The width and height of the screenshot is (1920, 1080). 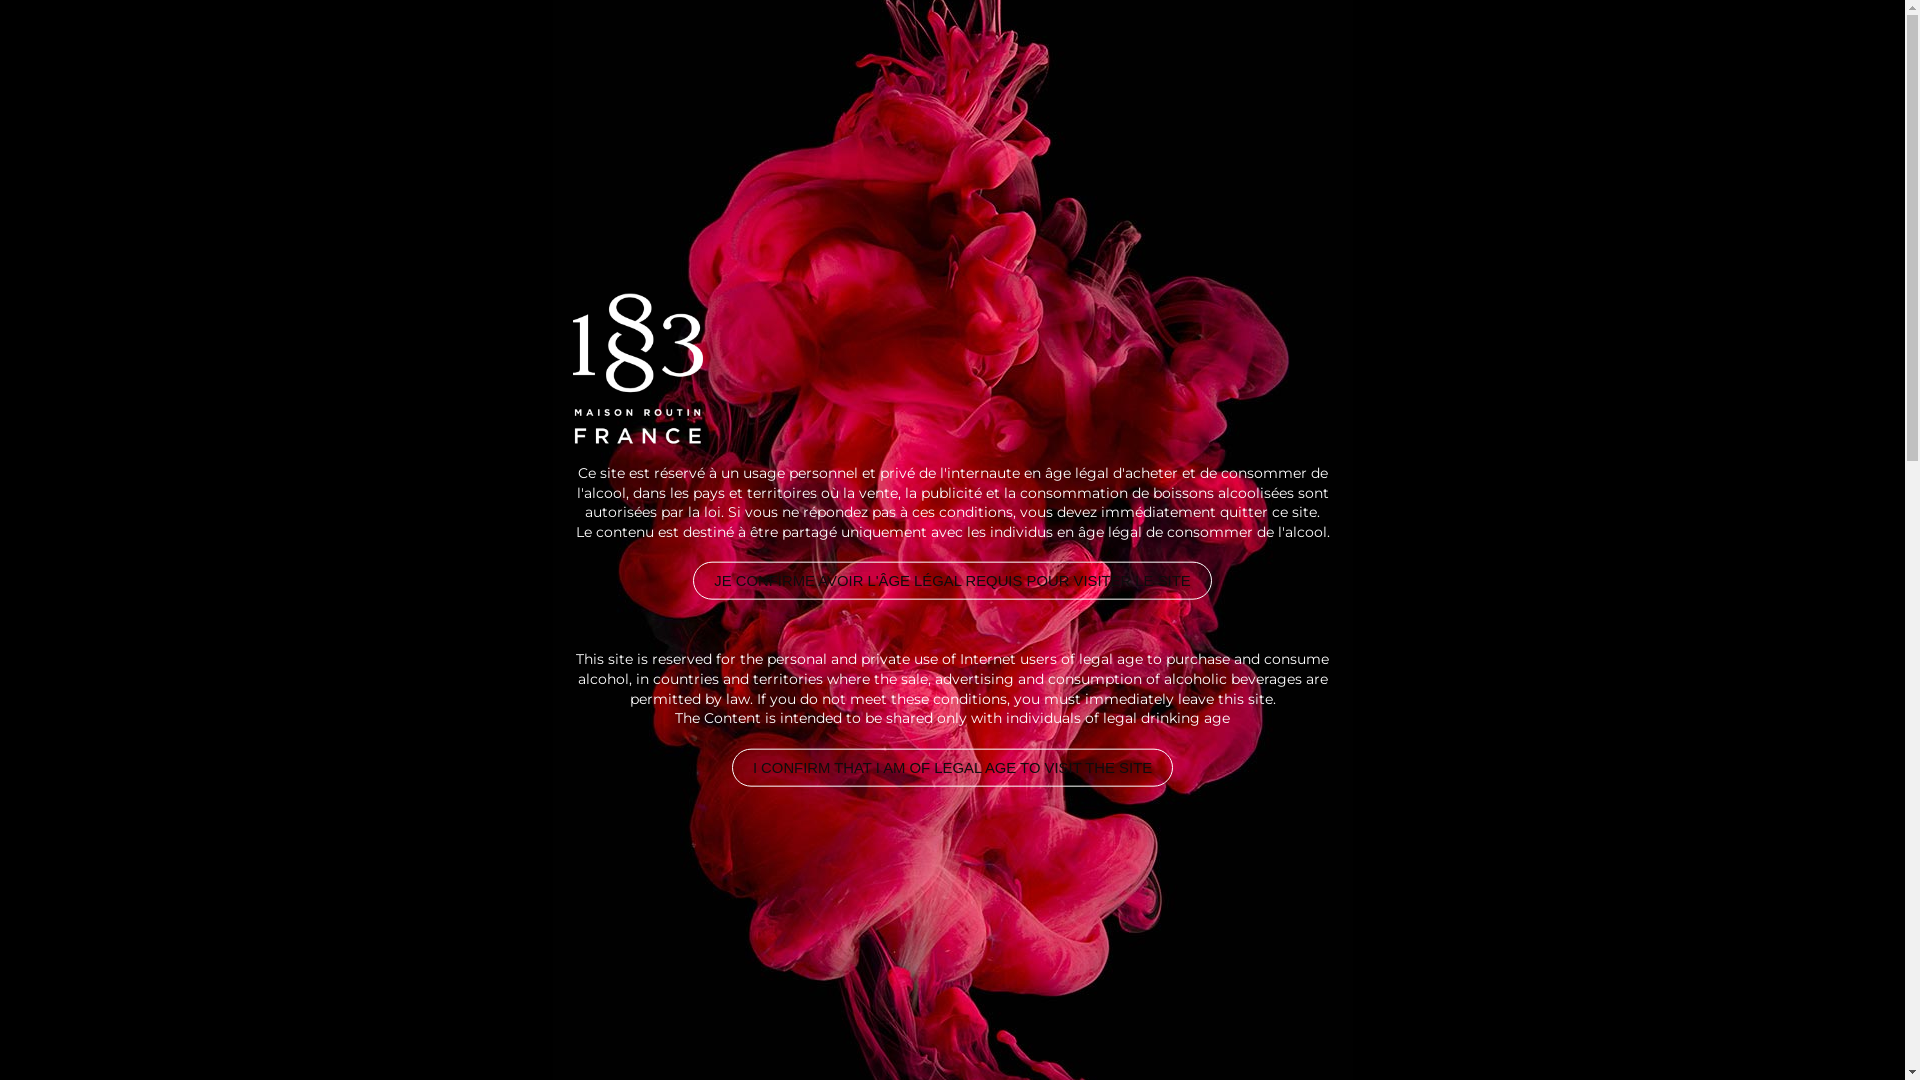 I want to click on 'COLLECTIONS', so click(x=1079, y=80).